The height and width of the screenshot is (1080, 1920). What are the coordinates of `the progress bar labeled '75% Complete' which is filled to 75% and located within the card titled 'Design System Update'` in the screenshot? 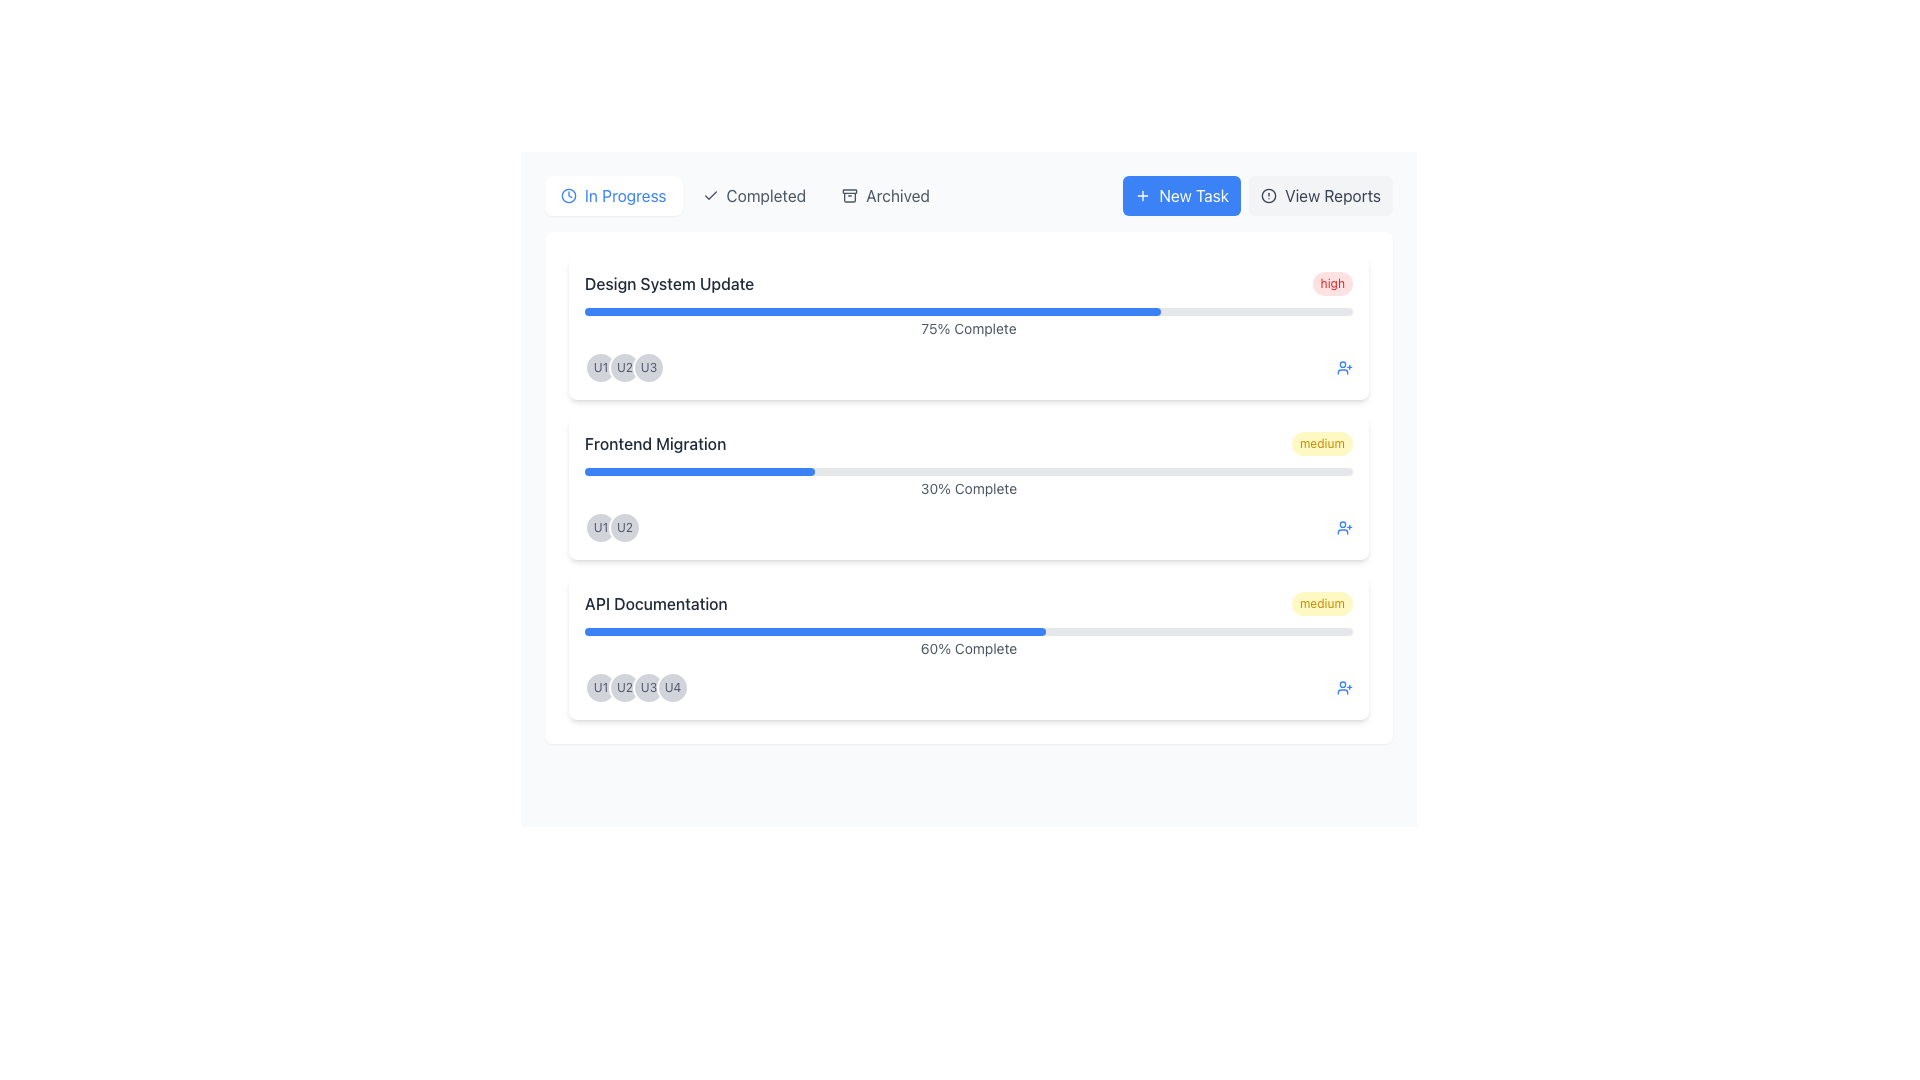 It's located at (969, 323).